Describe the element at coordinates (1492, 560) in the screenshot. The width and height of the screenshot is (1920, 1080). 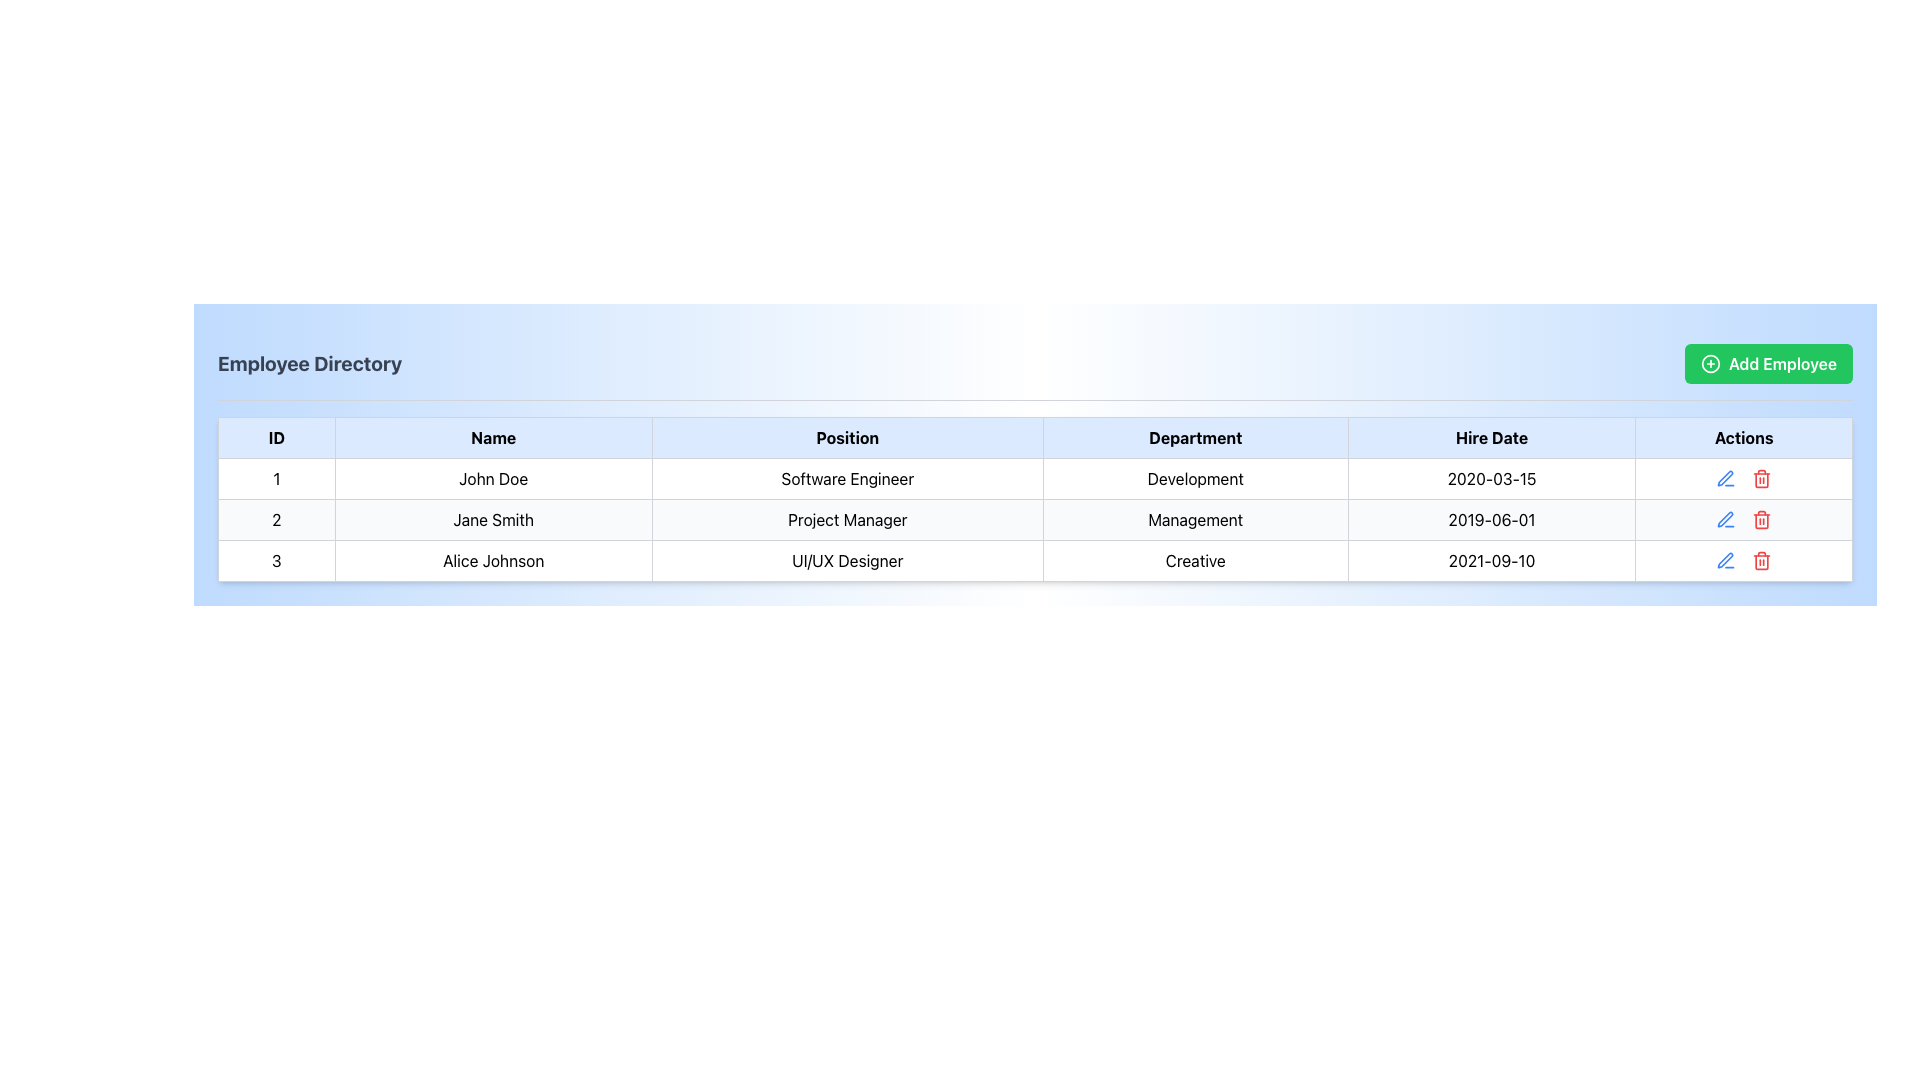
I see `the text display field showing the date '2021-09-10', which is styled with centered alignment in a box under the 'Hire Date' column and aligned with the 'Alice Johnson' row` at that location.